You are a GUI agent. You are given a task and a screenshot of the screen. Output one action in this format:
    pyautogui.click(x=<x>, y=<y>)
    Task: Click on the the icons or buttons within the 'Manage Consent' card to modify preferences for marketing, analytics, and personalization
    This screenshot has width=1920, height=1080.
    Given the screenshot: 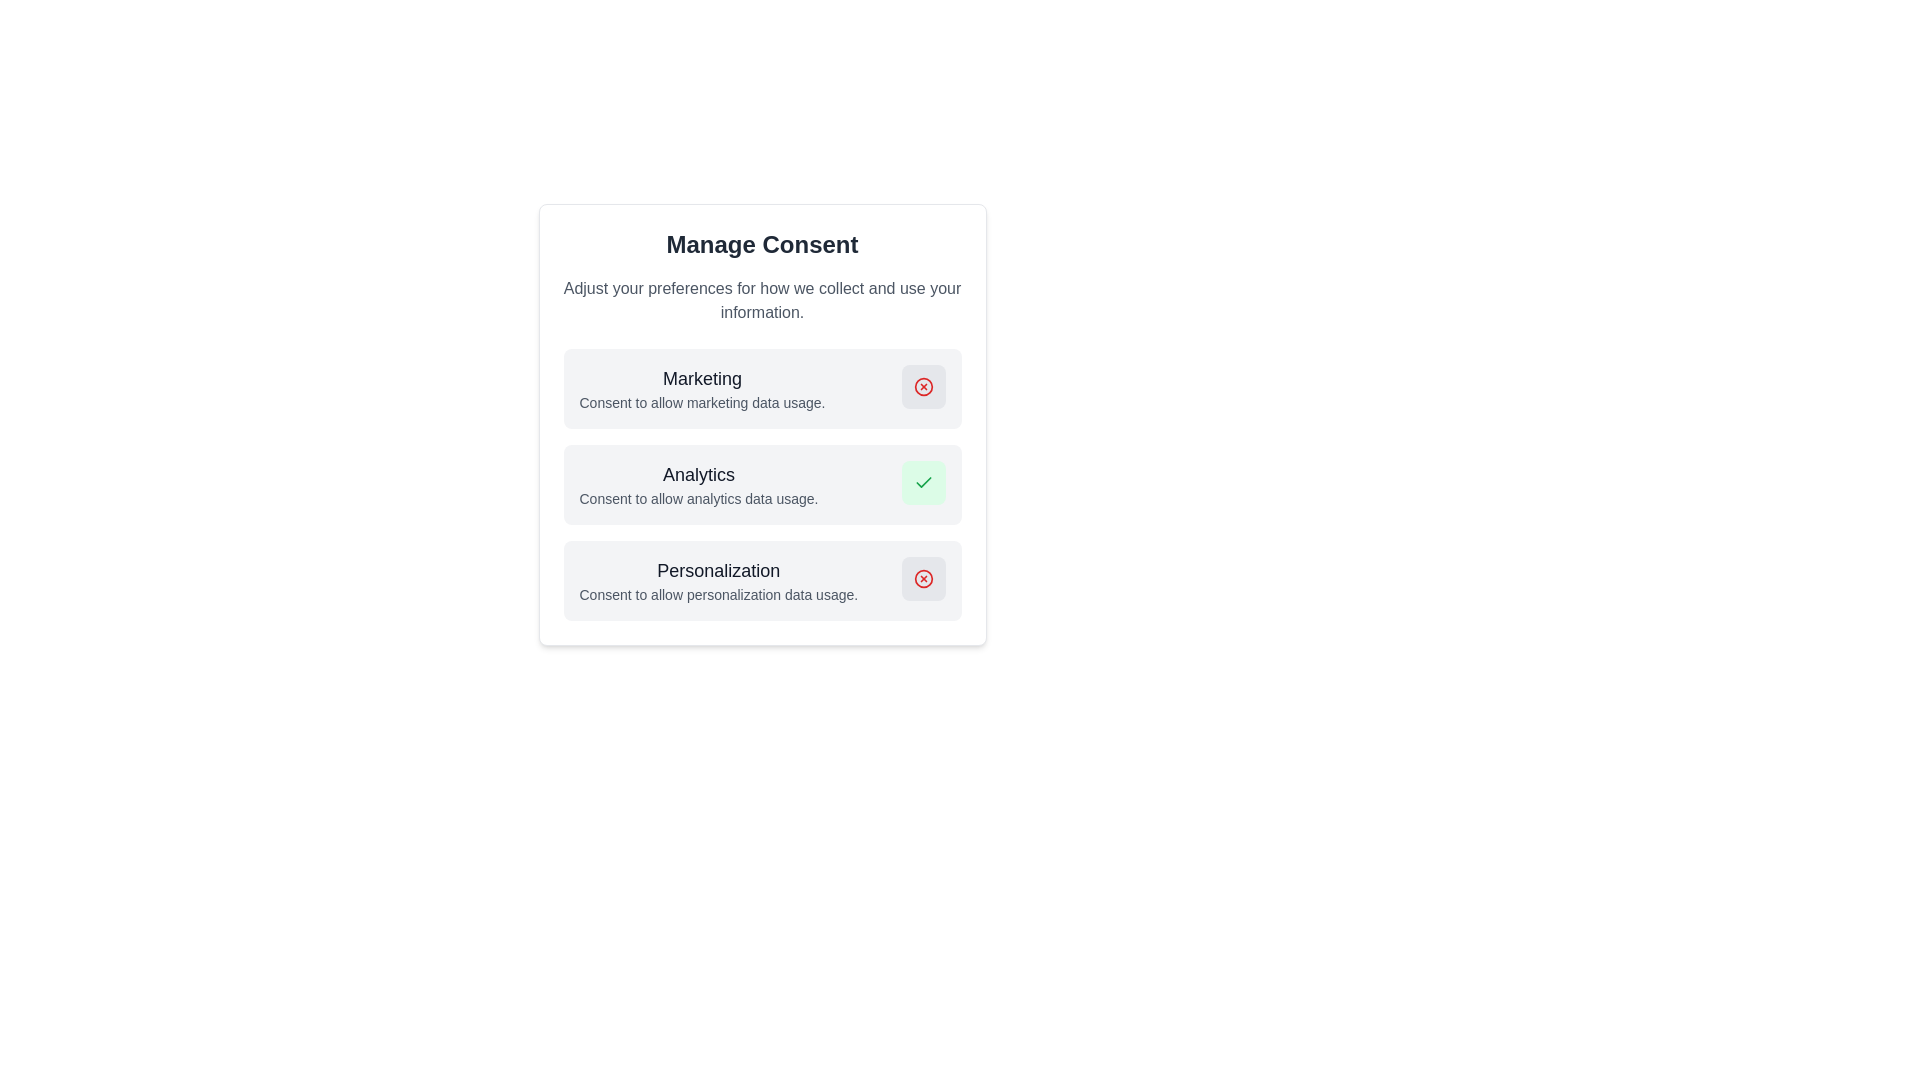 What is the action you would take?
    pyautogui.click(x=761, y=423)
    